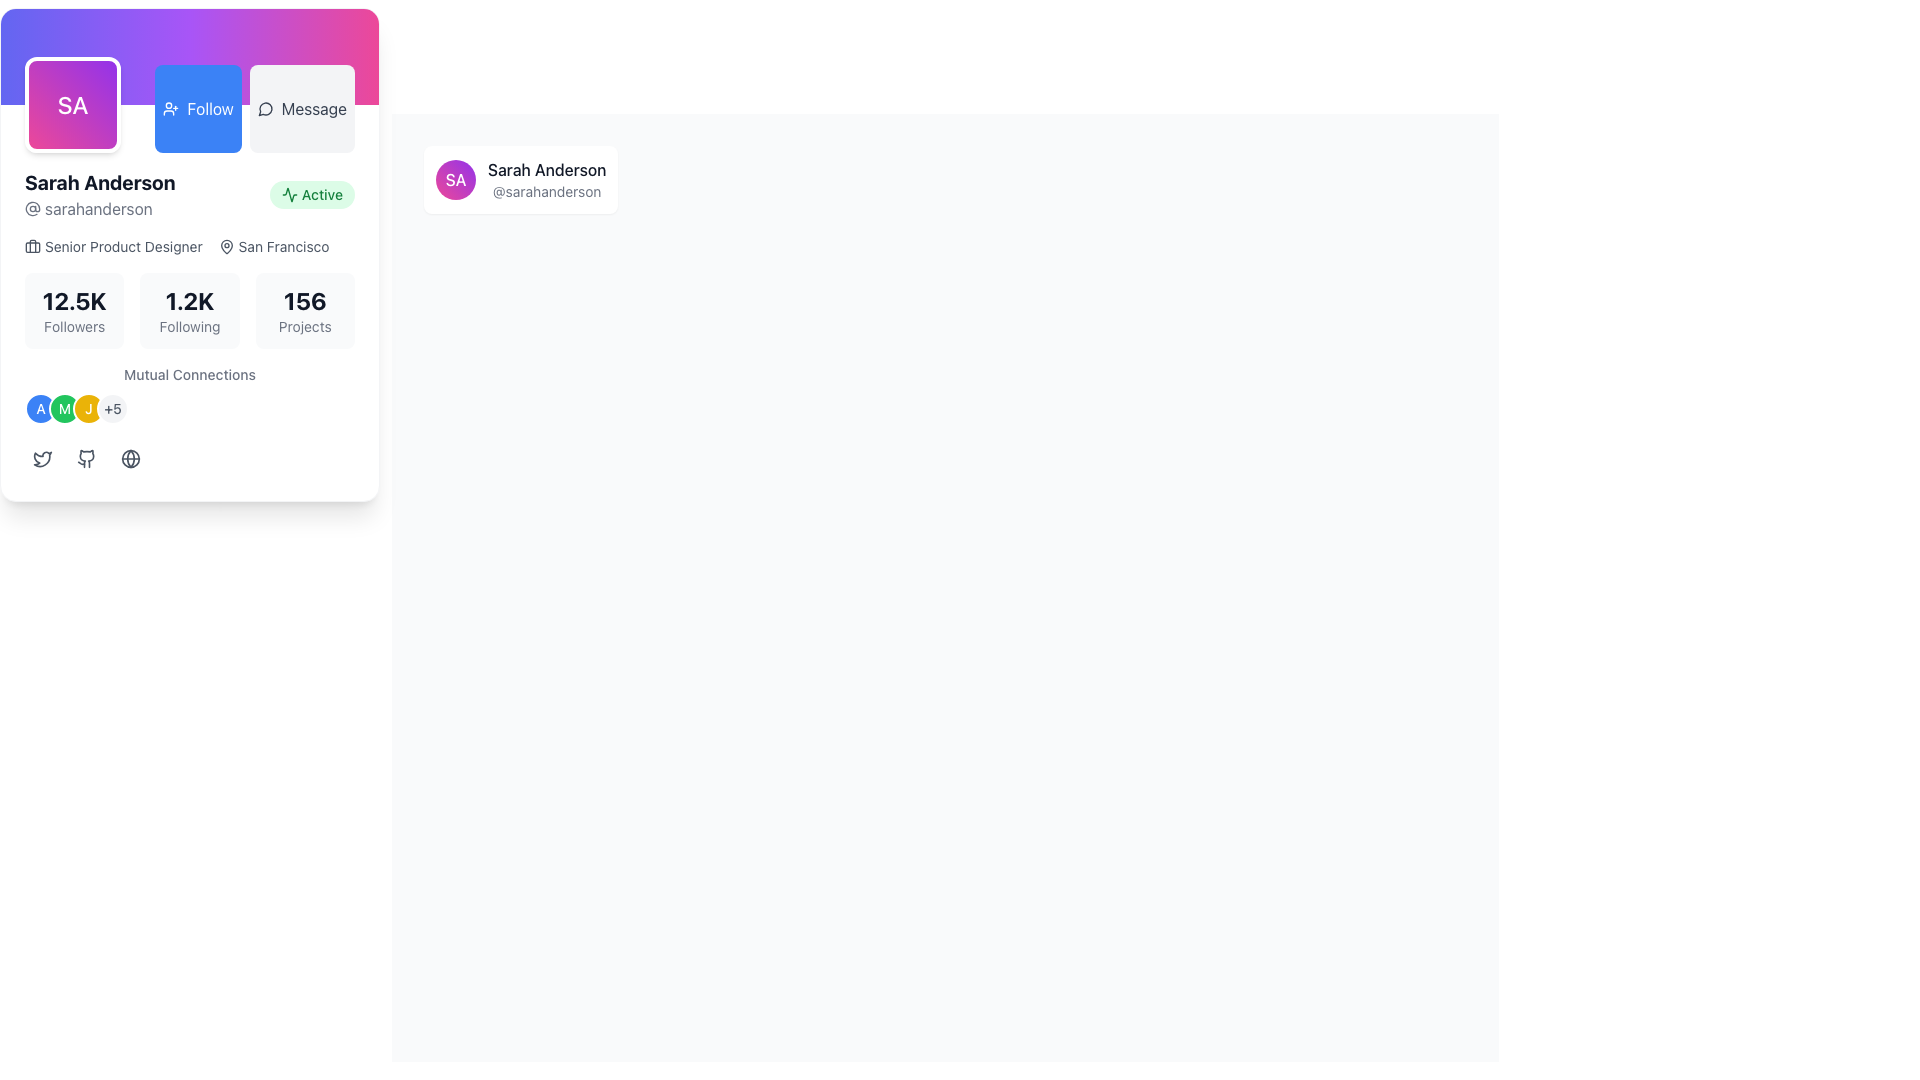 The height and width of the screenshot is (1080, 1920). What do you see at coordinates (210, 108) in the screenshot?
I see `'Follow' button text label for additional details in debugging tools, which is part of a blue button located in the top-left region of the interface, positioned to the right of a purple avatar and left of a white 'Message' button` at bounding box center [210, 108].